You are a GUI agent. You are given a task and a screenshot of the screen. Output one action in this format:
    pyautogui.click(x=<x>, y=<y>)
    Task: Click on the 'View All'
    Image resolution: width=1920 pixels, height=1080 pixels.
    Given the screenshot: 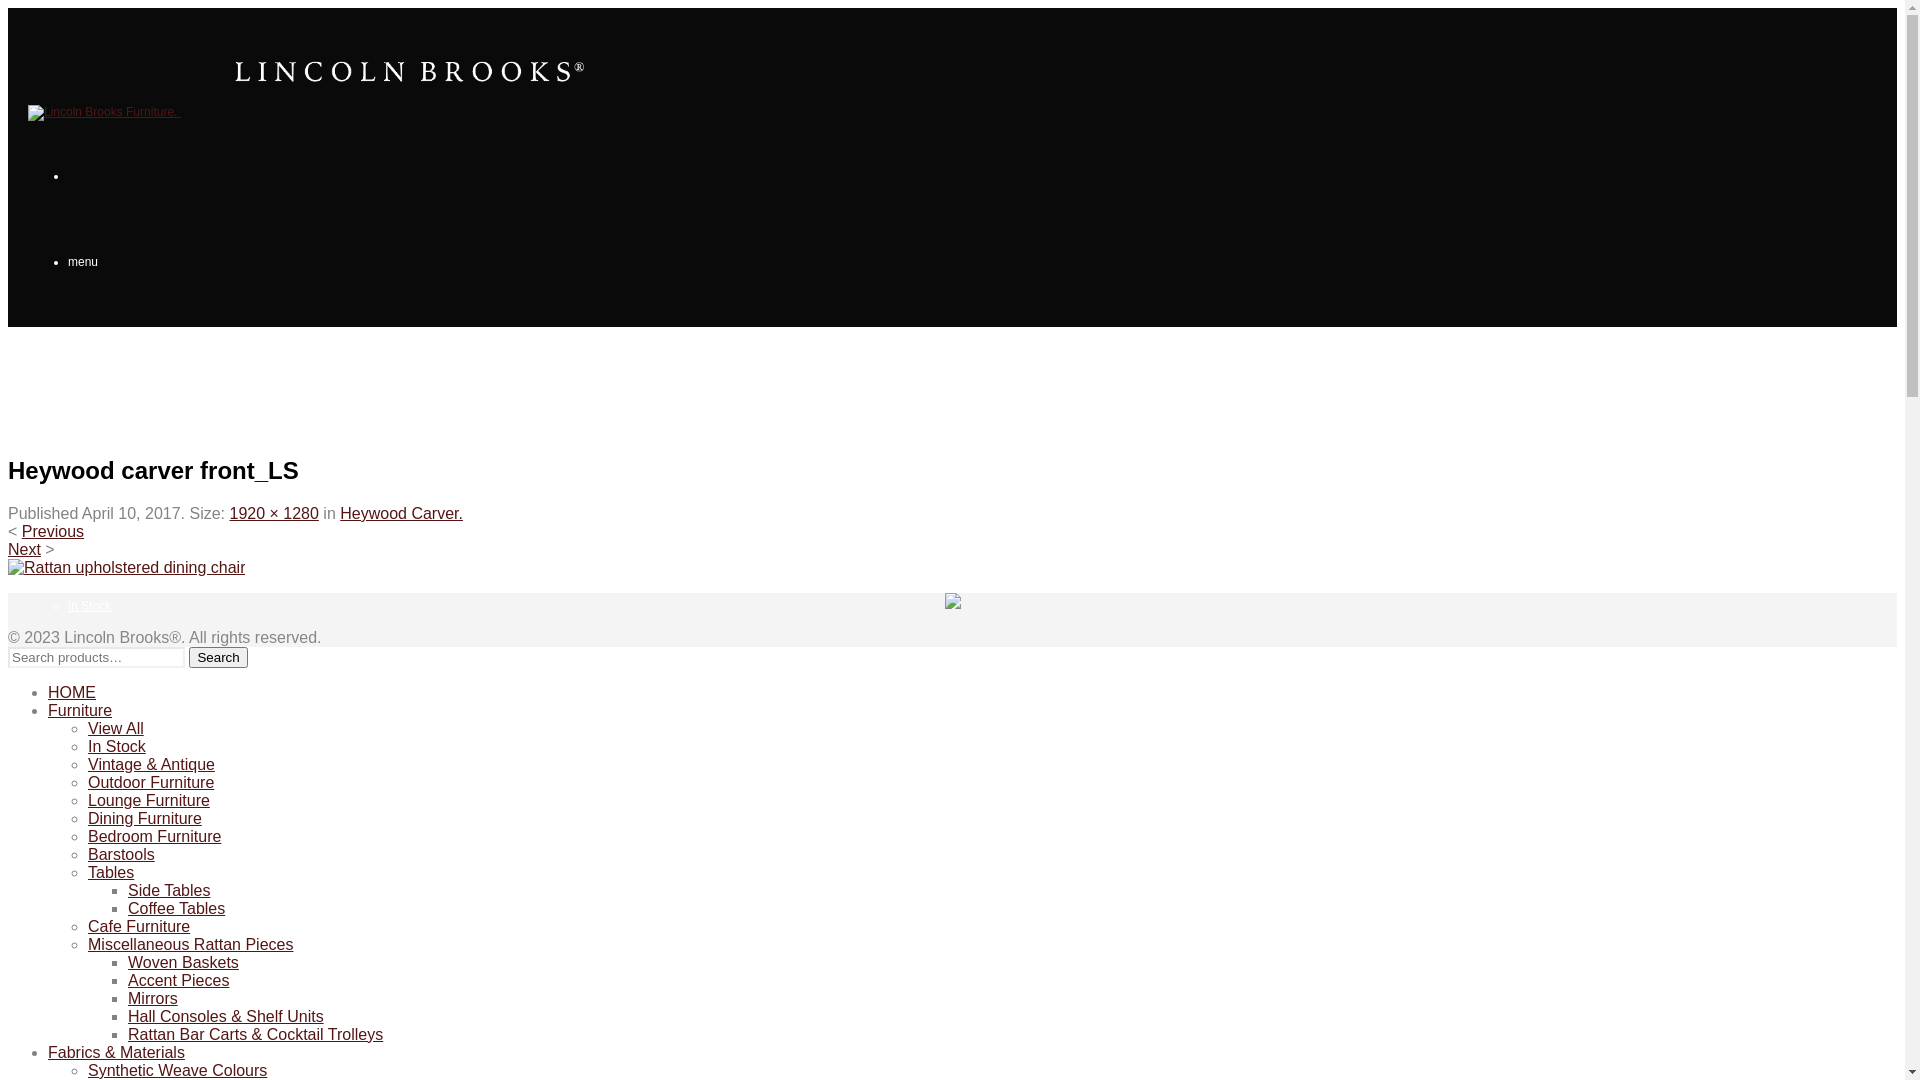 What is the action you would take?
    pyautogui.click(x=88, y=519)
    